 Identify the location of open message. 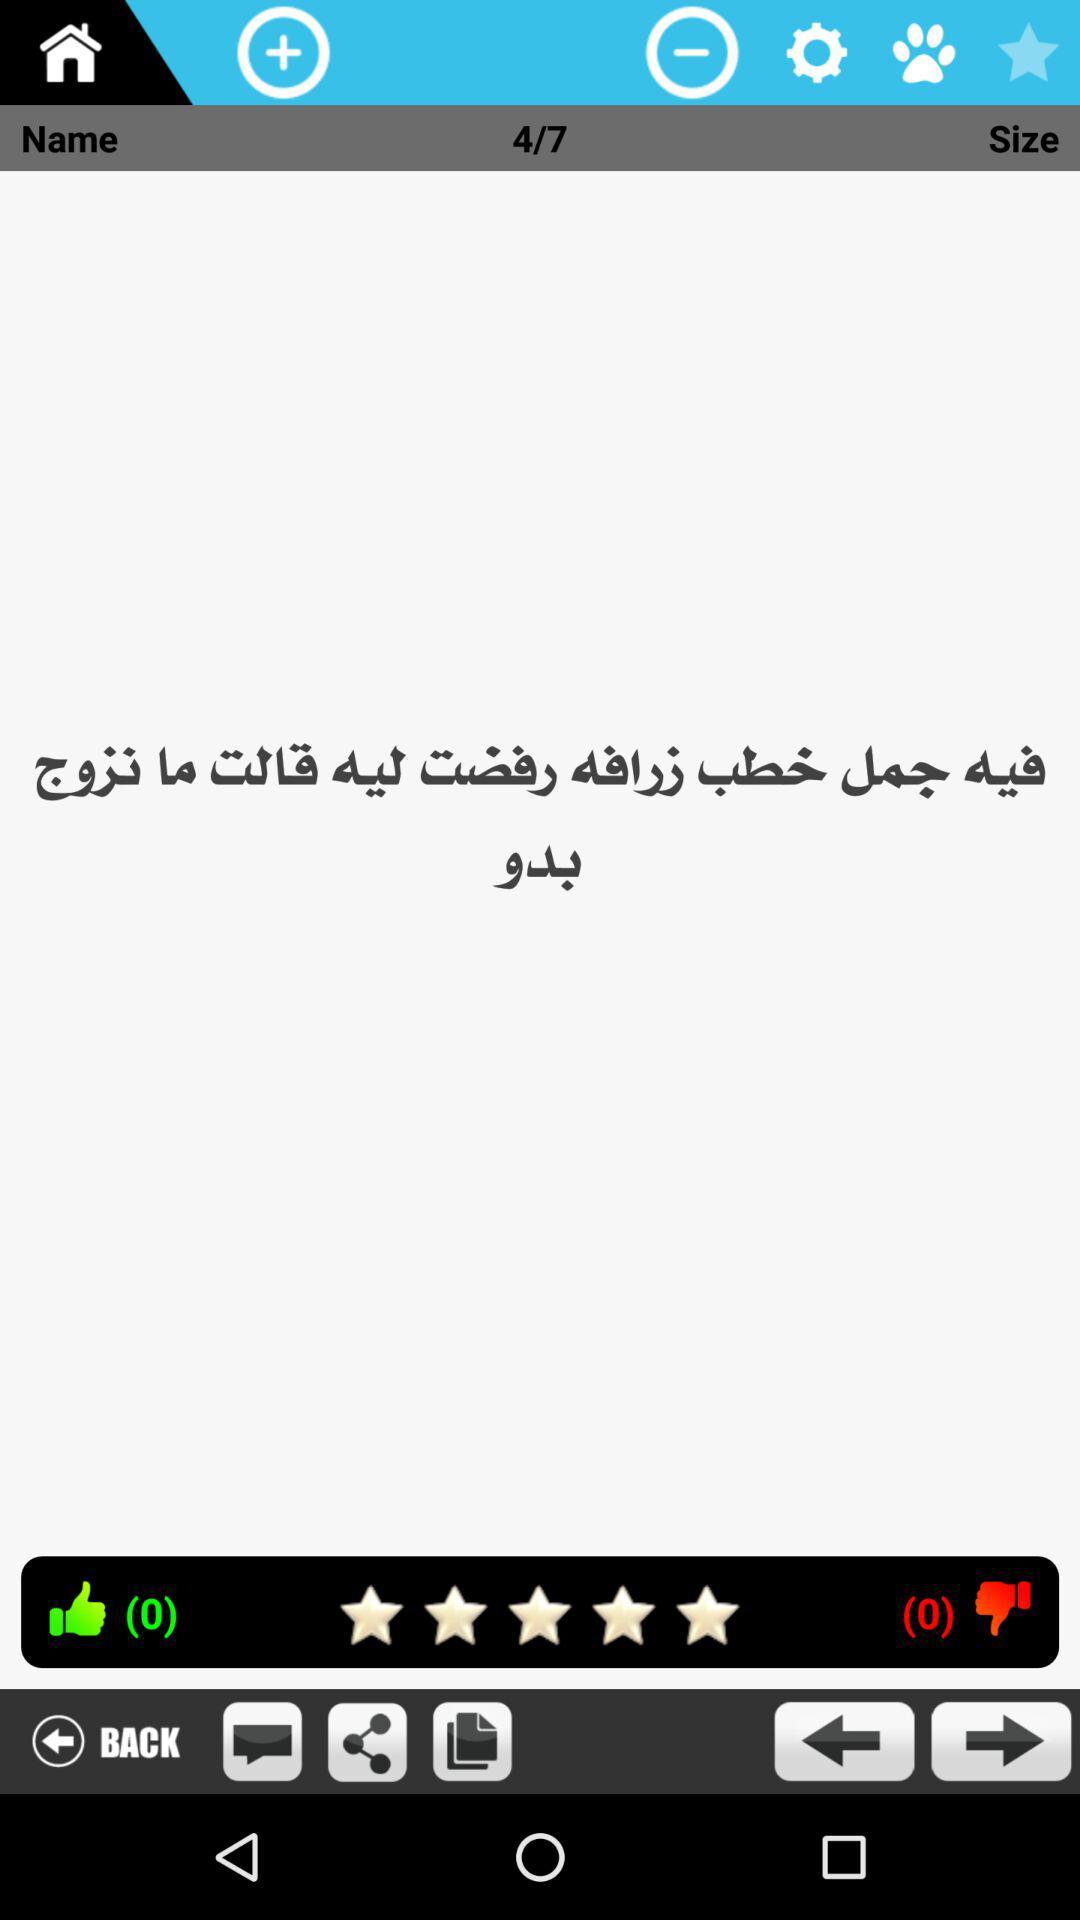
(261, 1740).